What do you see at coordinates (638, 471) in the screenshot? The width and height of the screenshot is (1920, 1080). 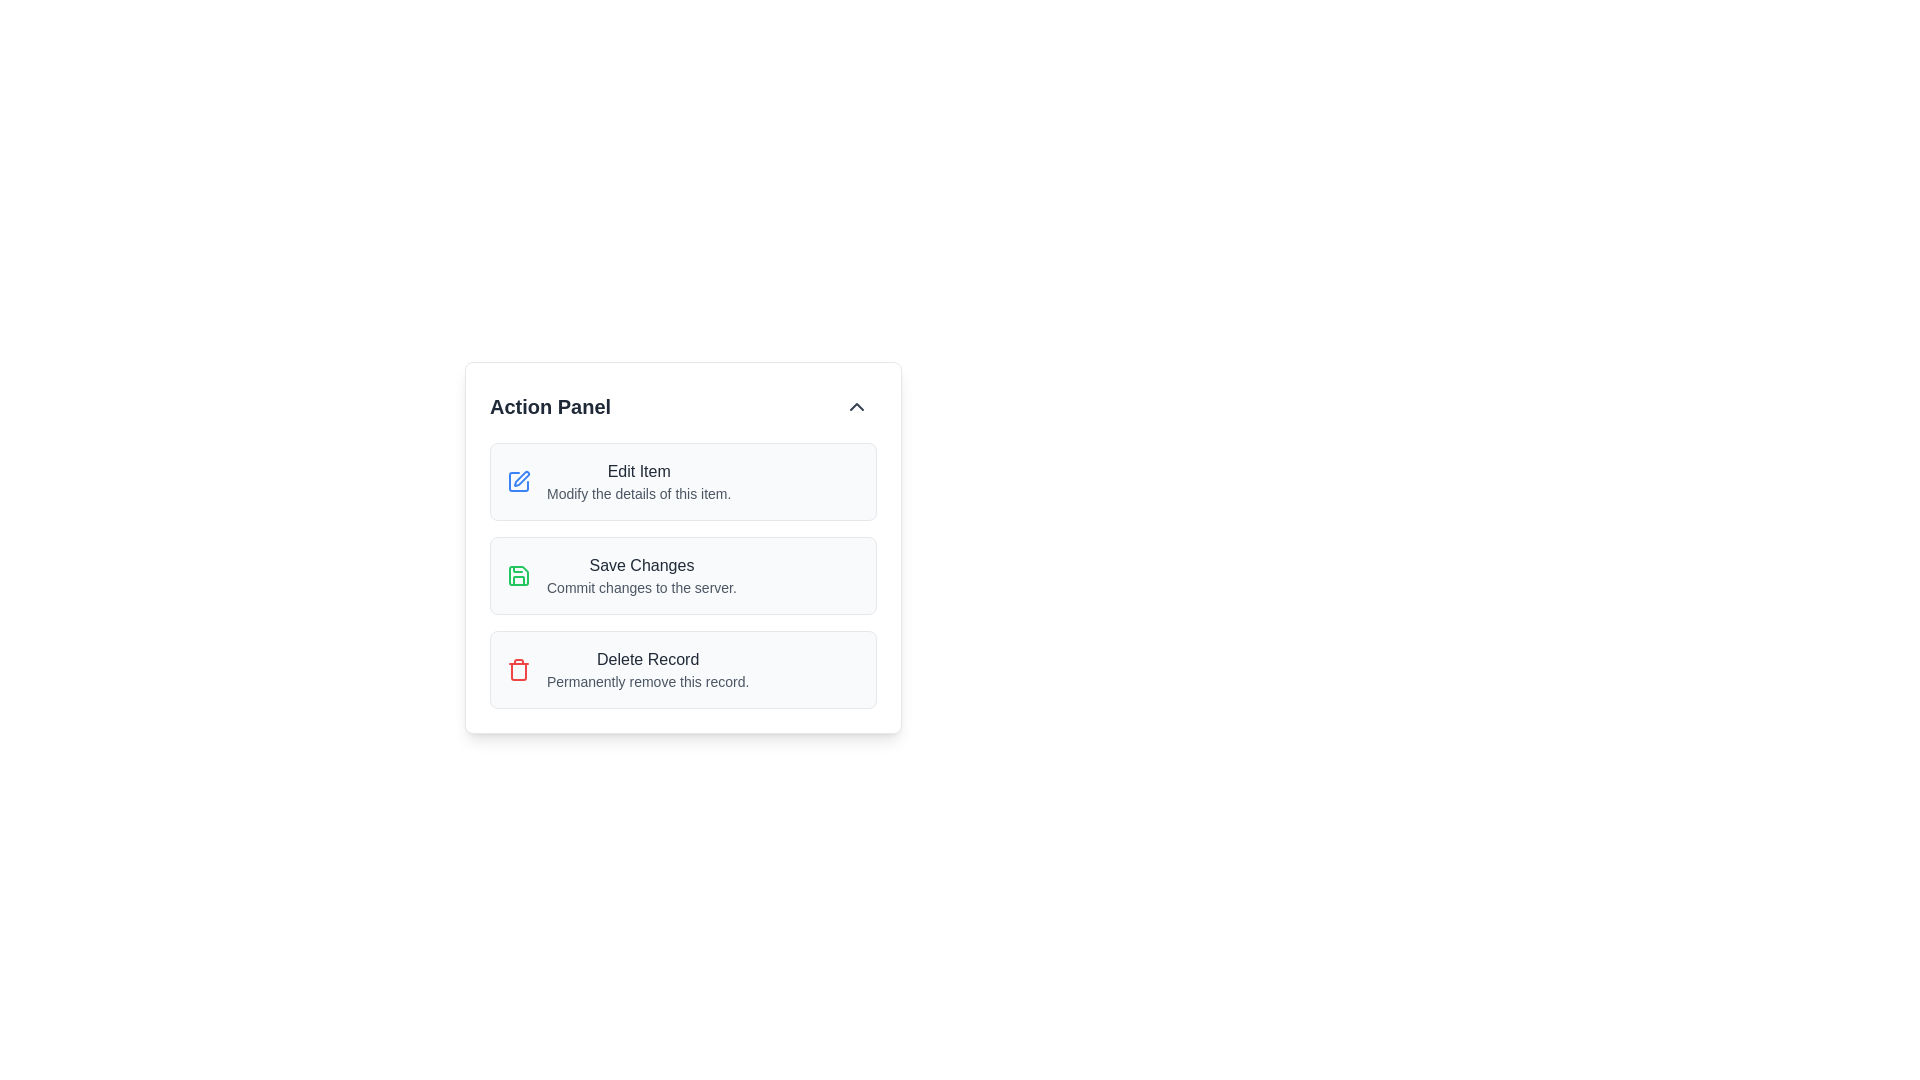 I see `the Text label that serves as the title for the 'Edit Item' action, located in the 'Action Panel' section, above supporting text and left-aligned with the 'Edit' icon` at bounding box center [638, 471].